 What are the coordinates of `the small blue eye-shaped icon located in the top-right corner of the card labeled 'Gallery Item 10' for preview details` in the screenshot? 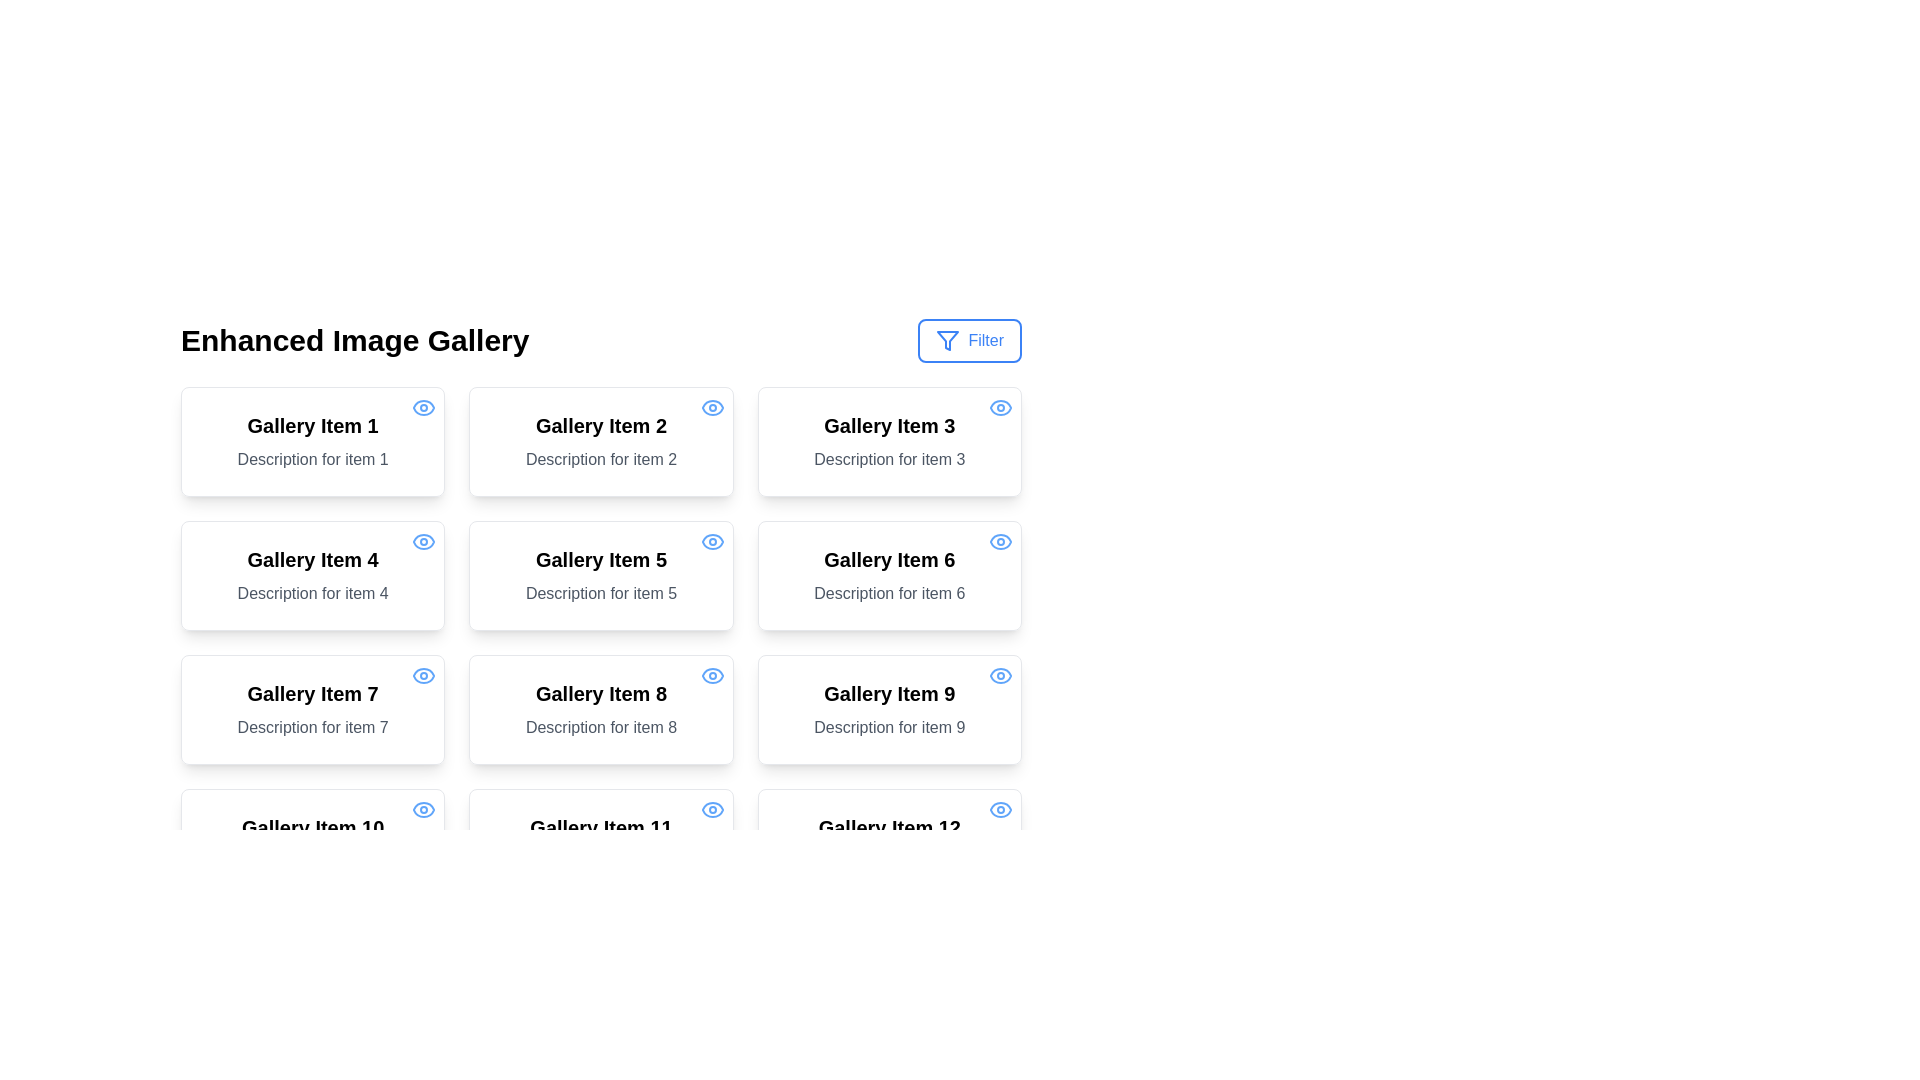 It's located at (423, 810).